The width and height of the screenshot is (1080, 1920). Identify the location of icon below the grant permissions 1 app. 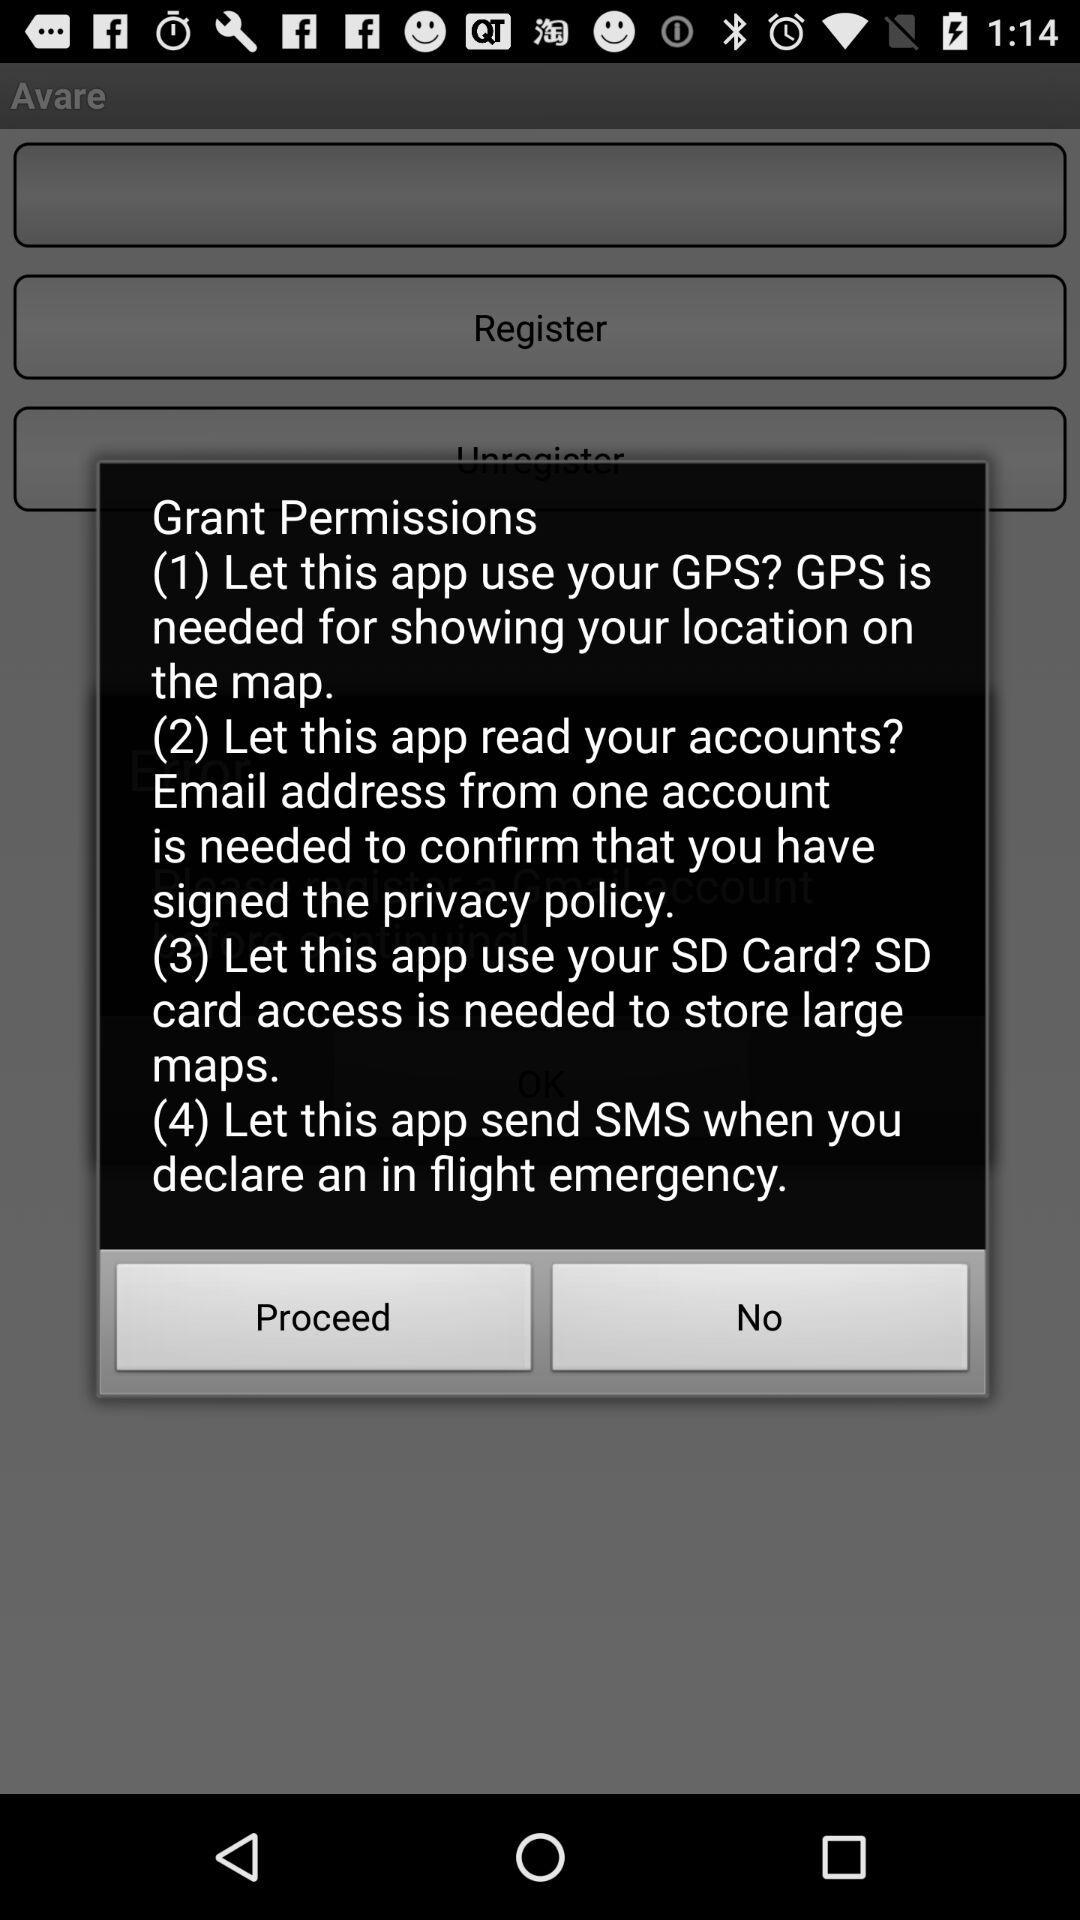
(323, 1323).